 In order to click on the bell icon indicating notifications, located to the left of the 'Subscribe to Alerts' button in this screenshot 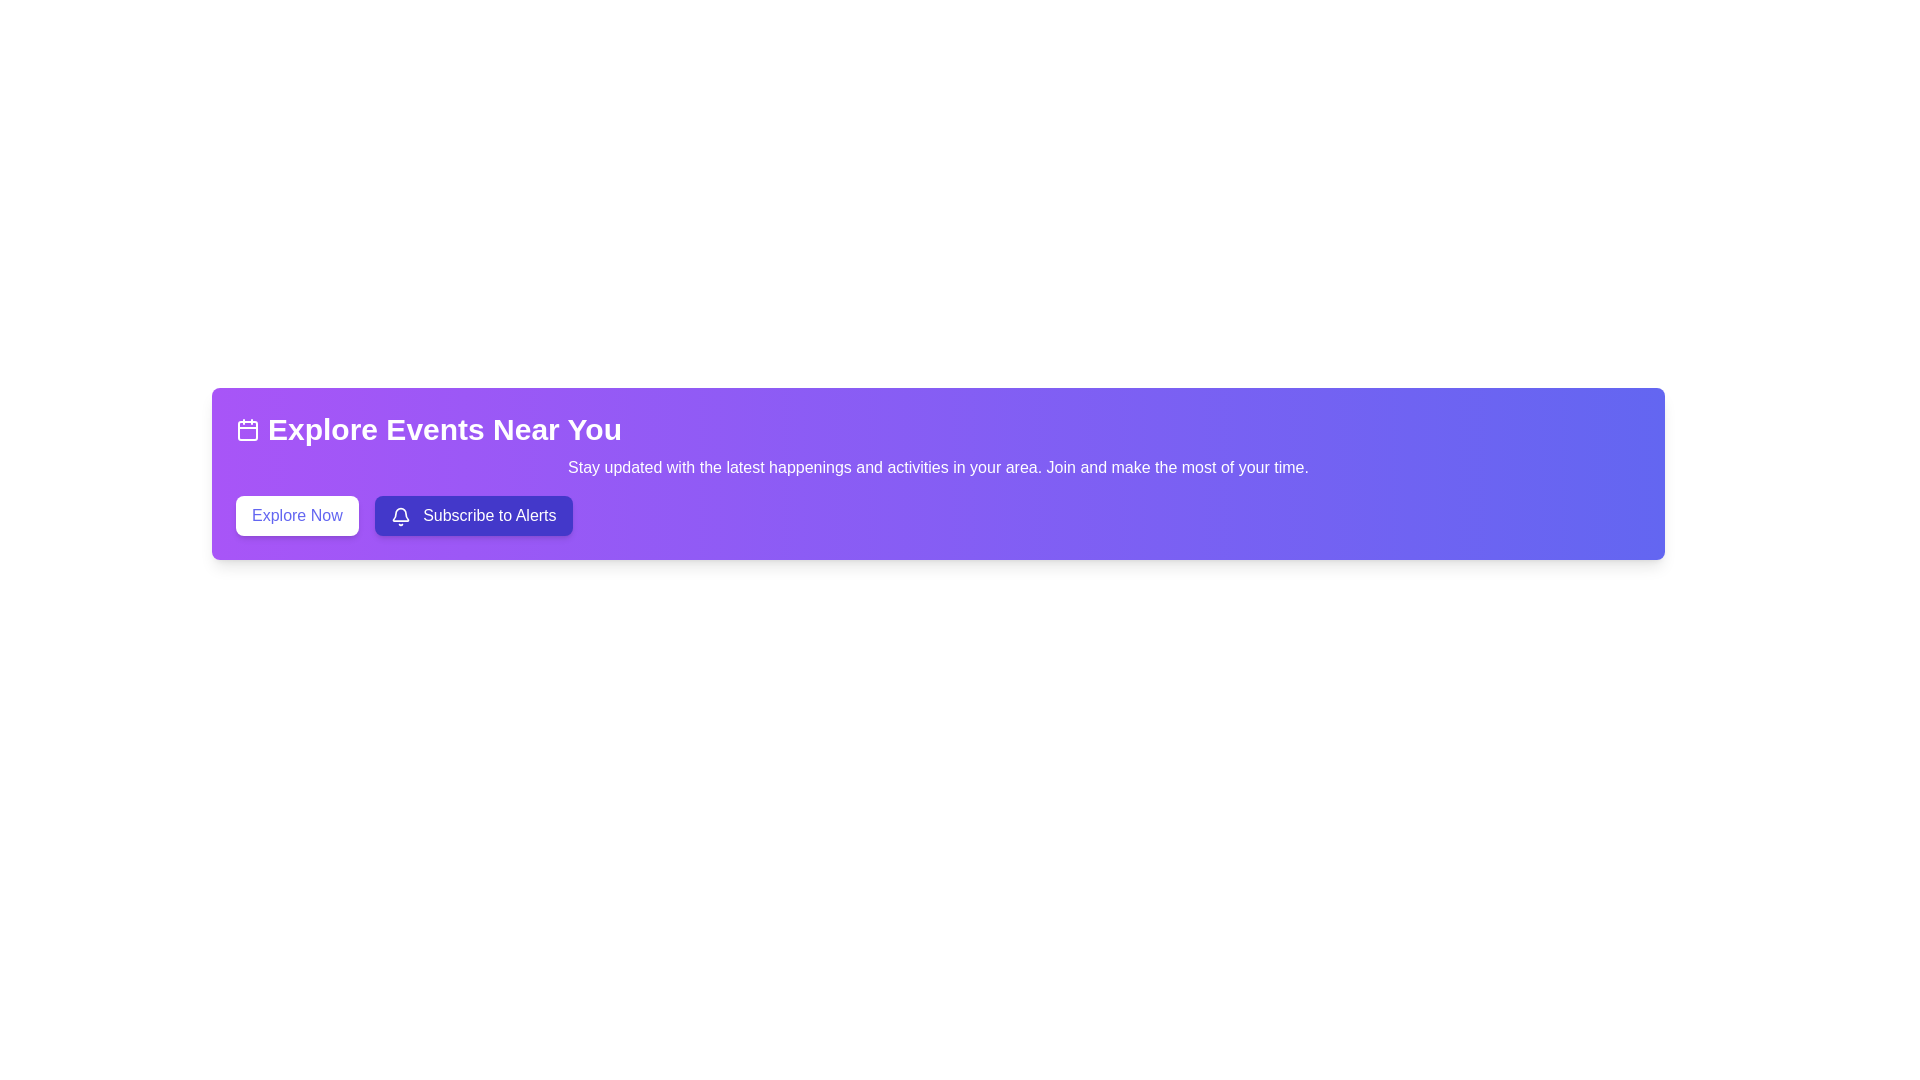, I will do `click(400, 515)`.